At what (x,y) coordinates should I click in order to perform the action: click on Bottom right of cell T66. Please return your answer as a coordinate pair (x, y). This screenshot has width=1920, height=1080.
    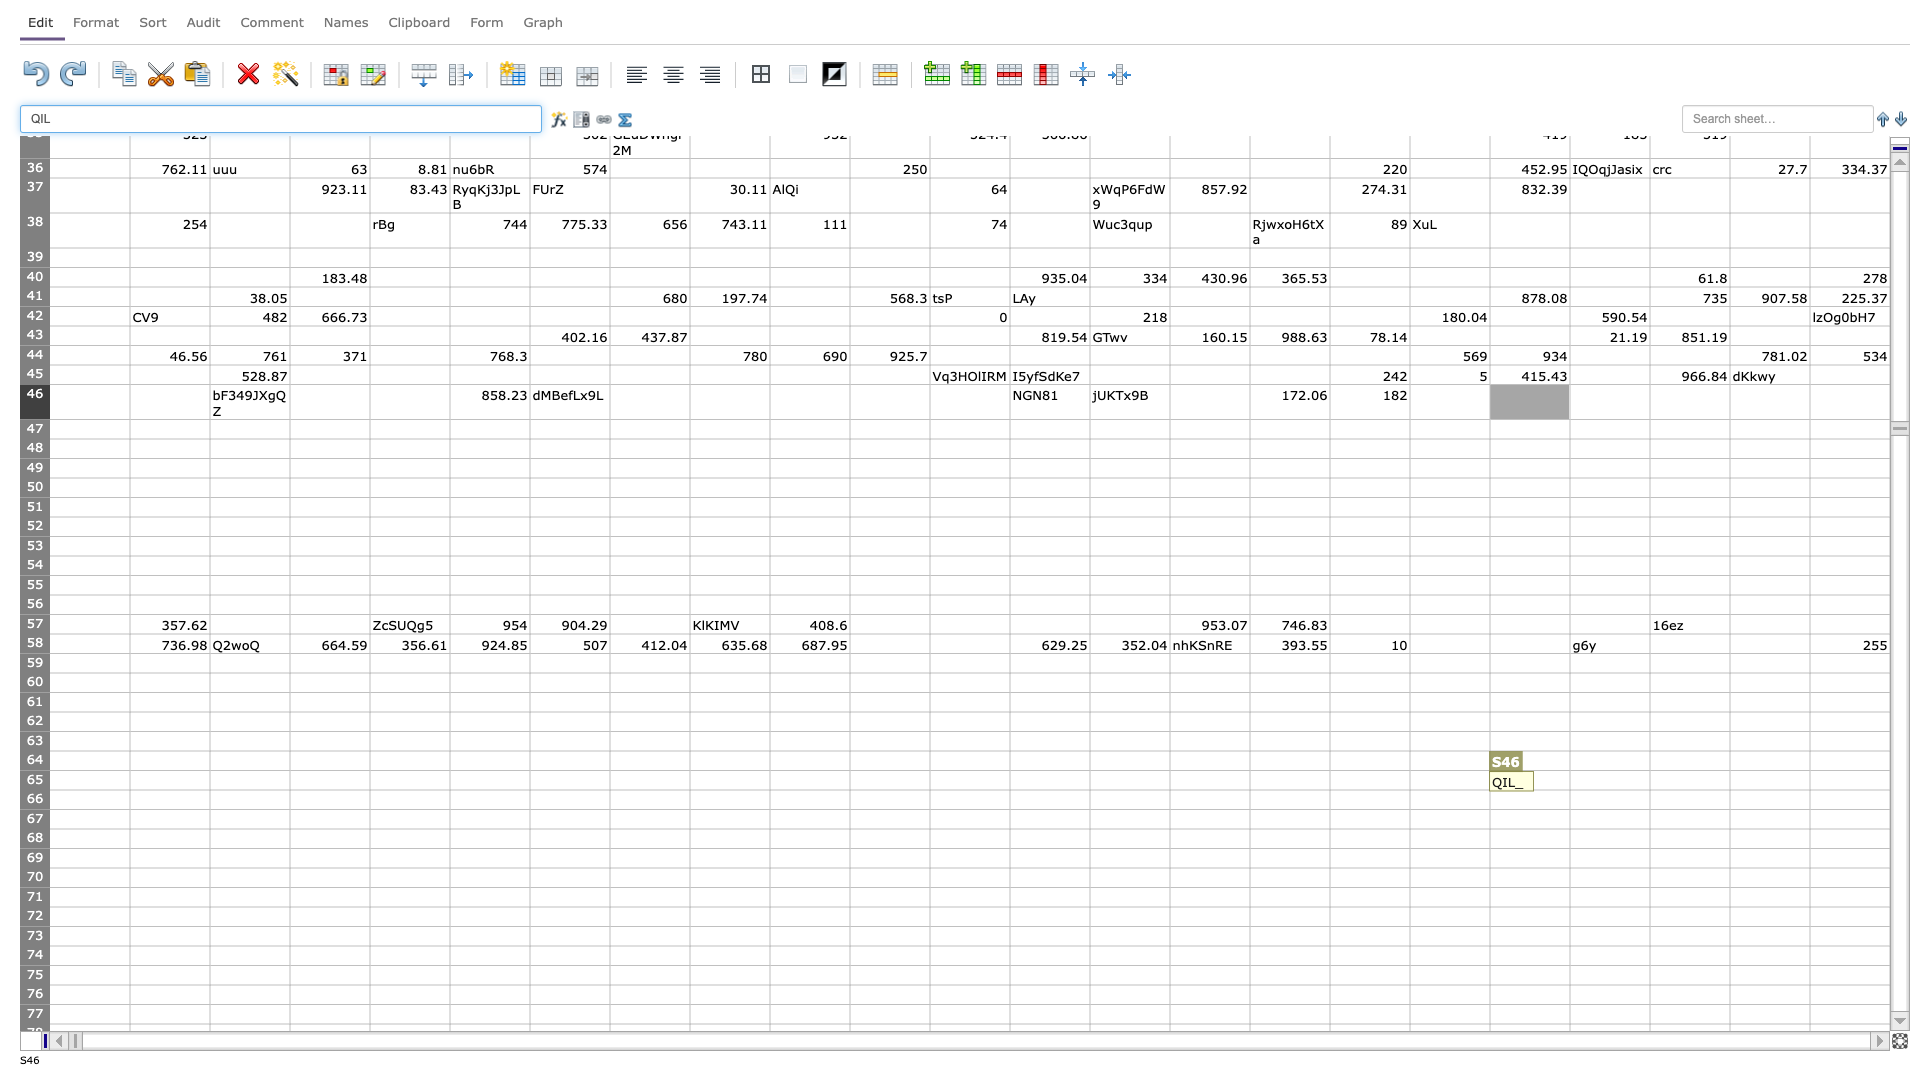
    Looking at the image, I should click on (1650, 808).